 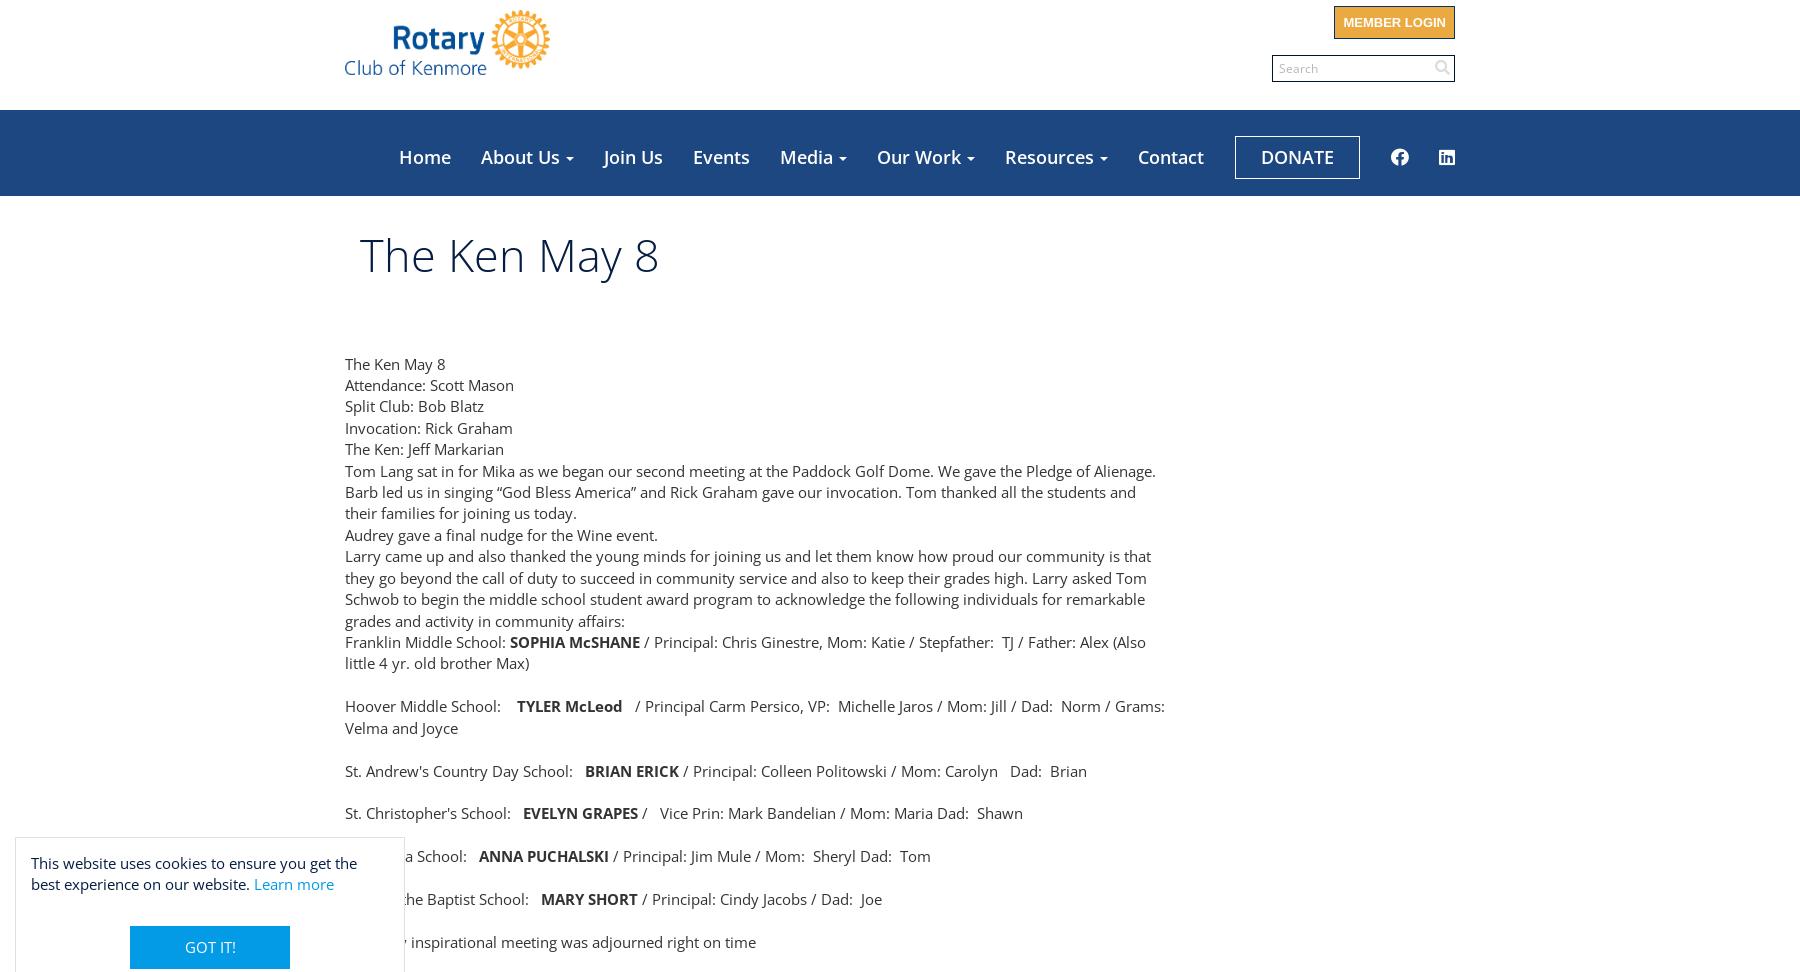 I want to click on 'MARY SHORT', so click(x=589, y=899).